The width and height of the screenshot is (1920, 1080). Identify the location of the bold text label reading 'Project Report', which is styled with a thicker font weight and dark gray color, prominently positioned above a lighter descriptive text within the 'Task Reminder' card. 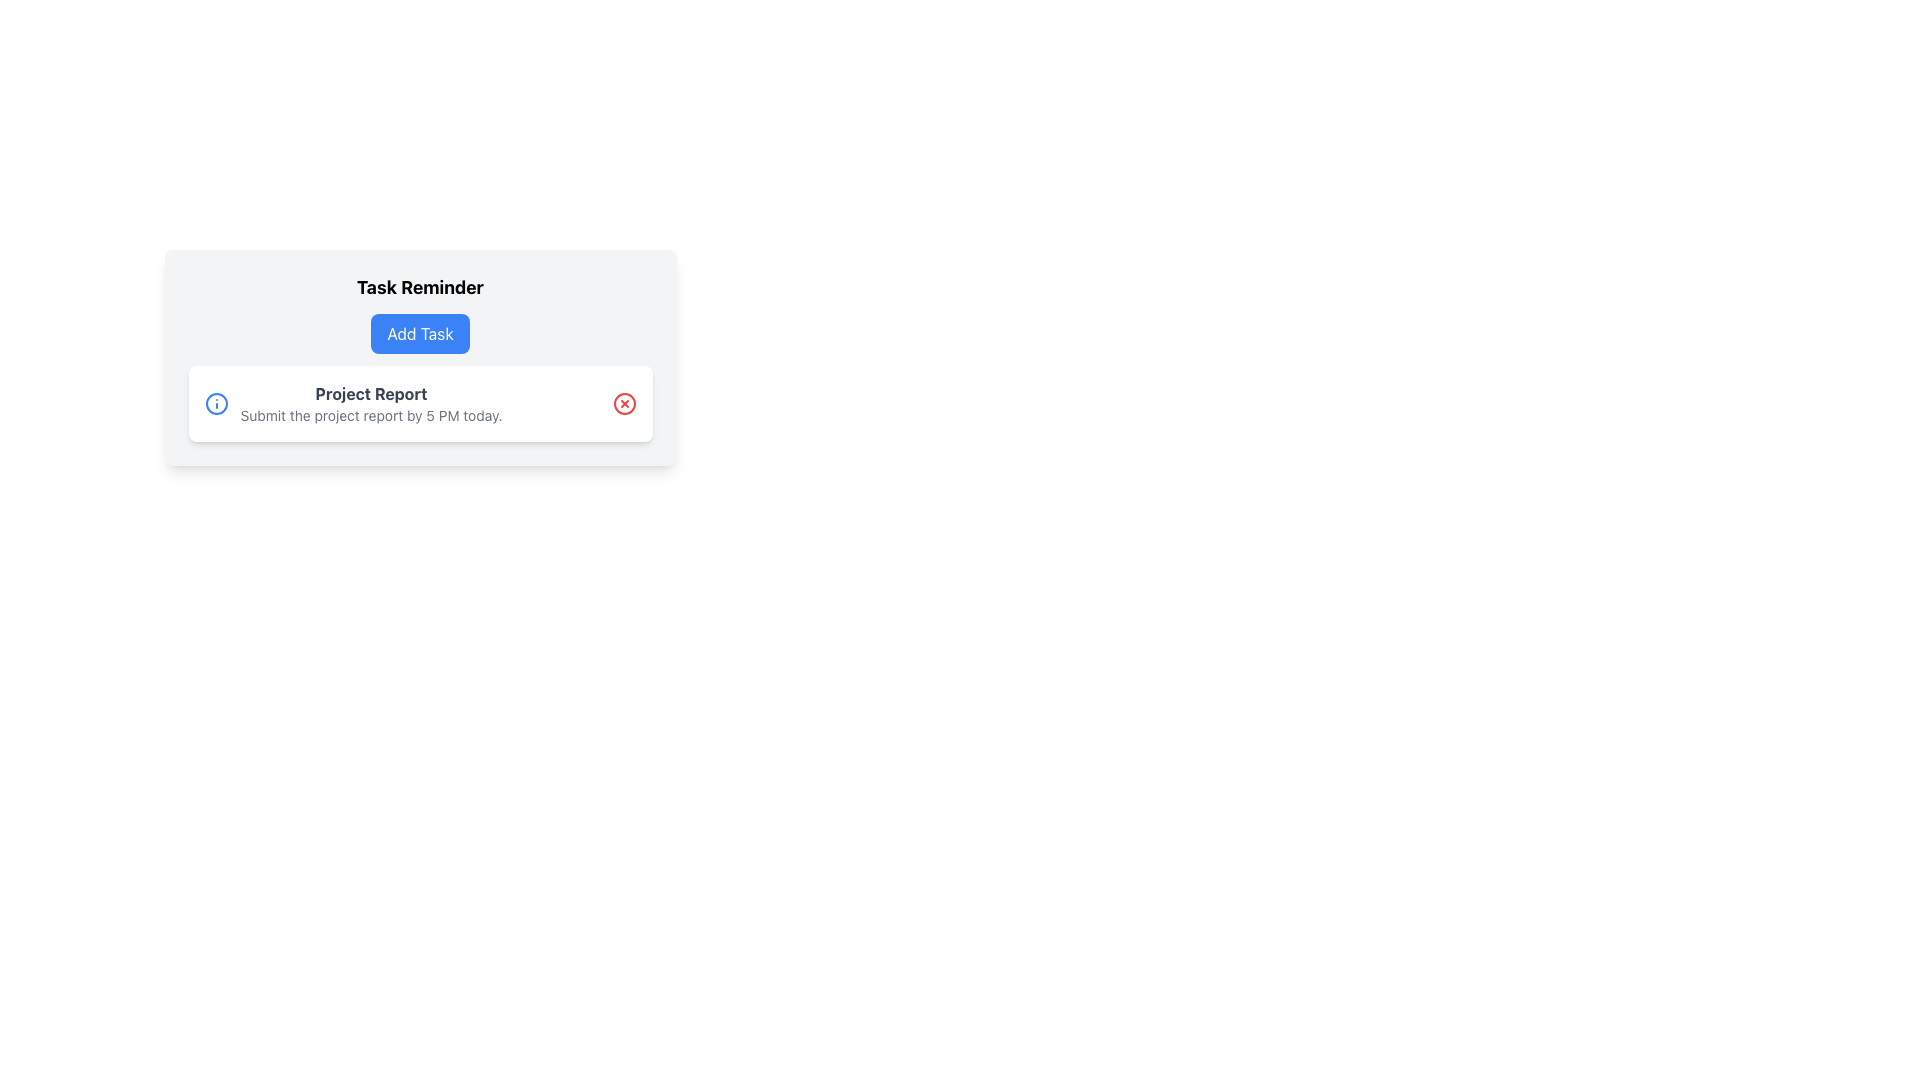
(371, 393).